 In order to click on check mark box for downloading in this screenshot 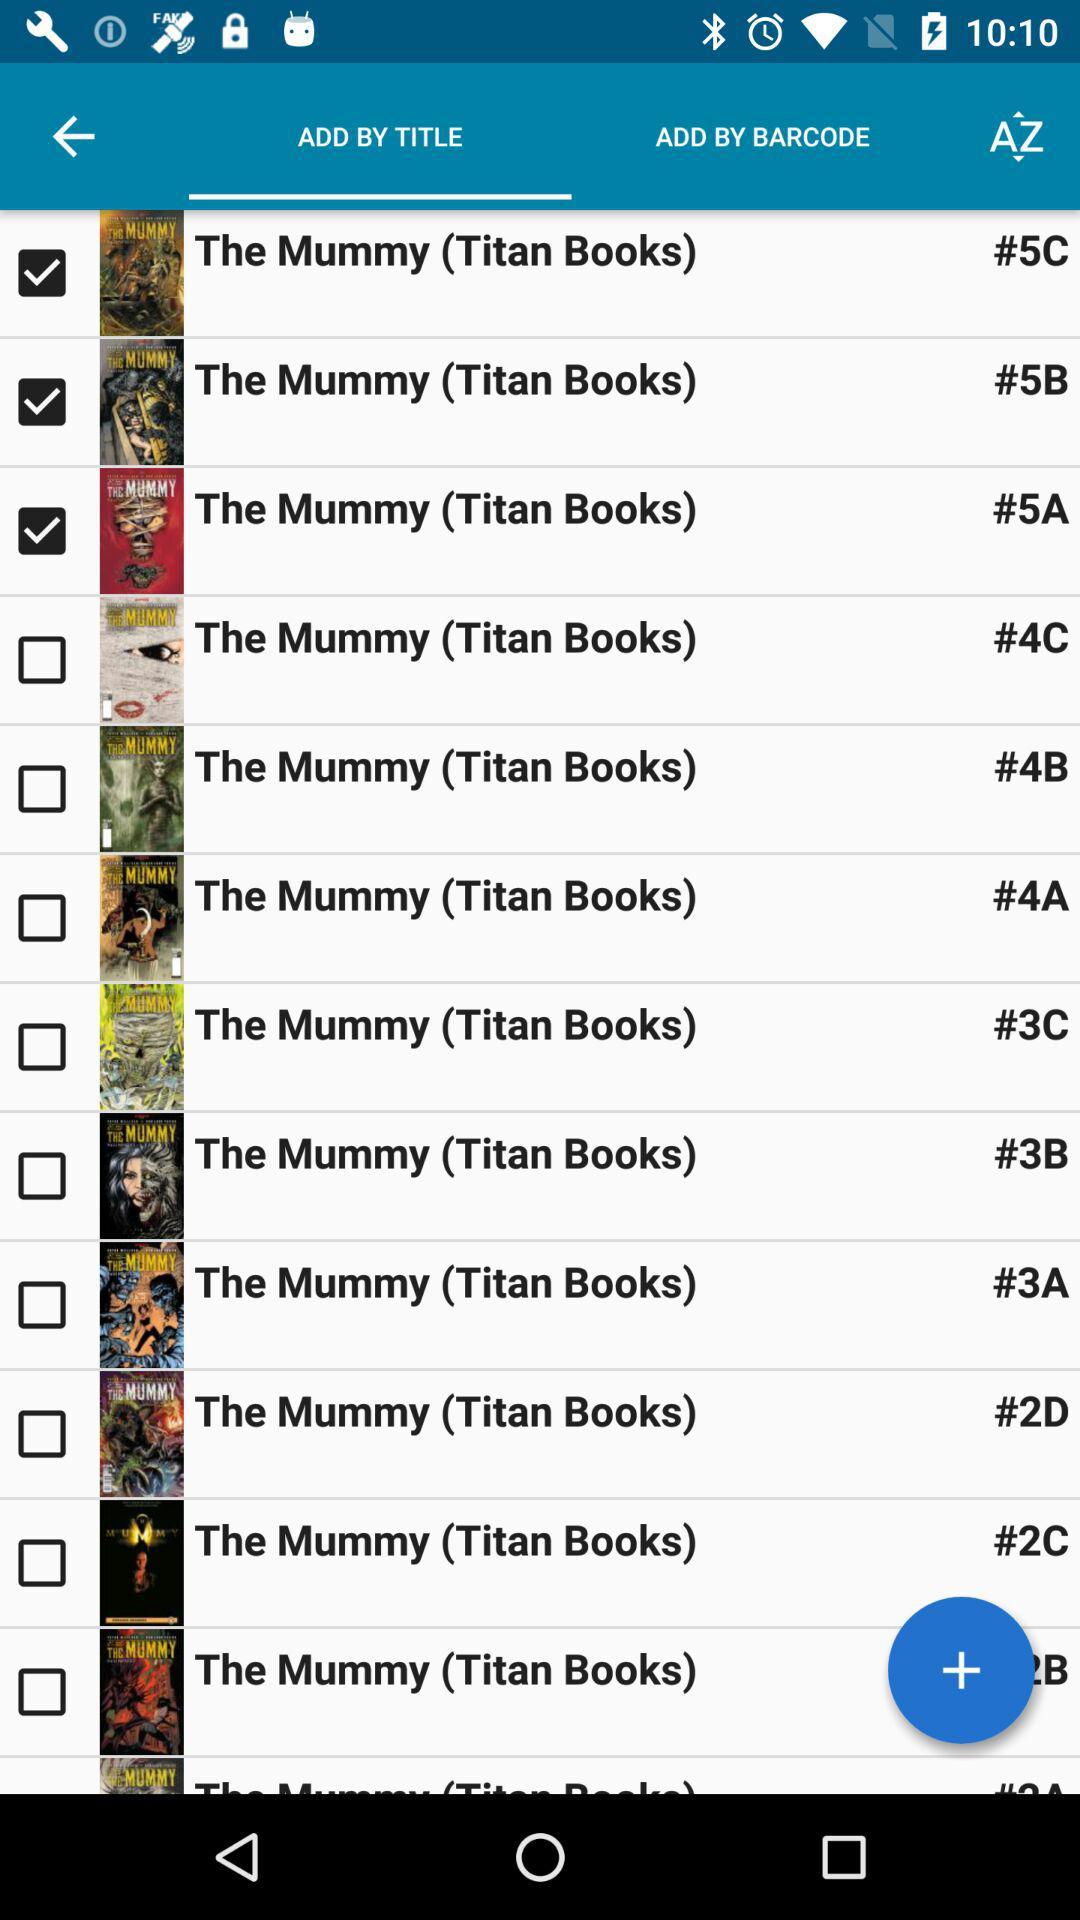, I will do `click(48, 1305)`.